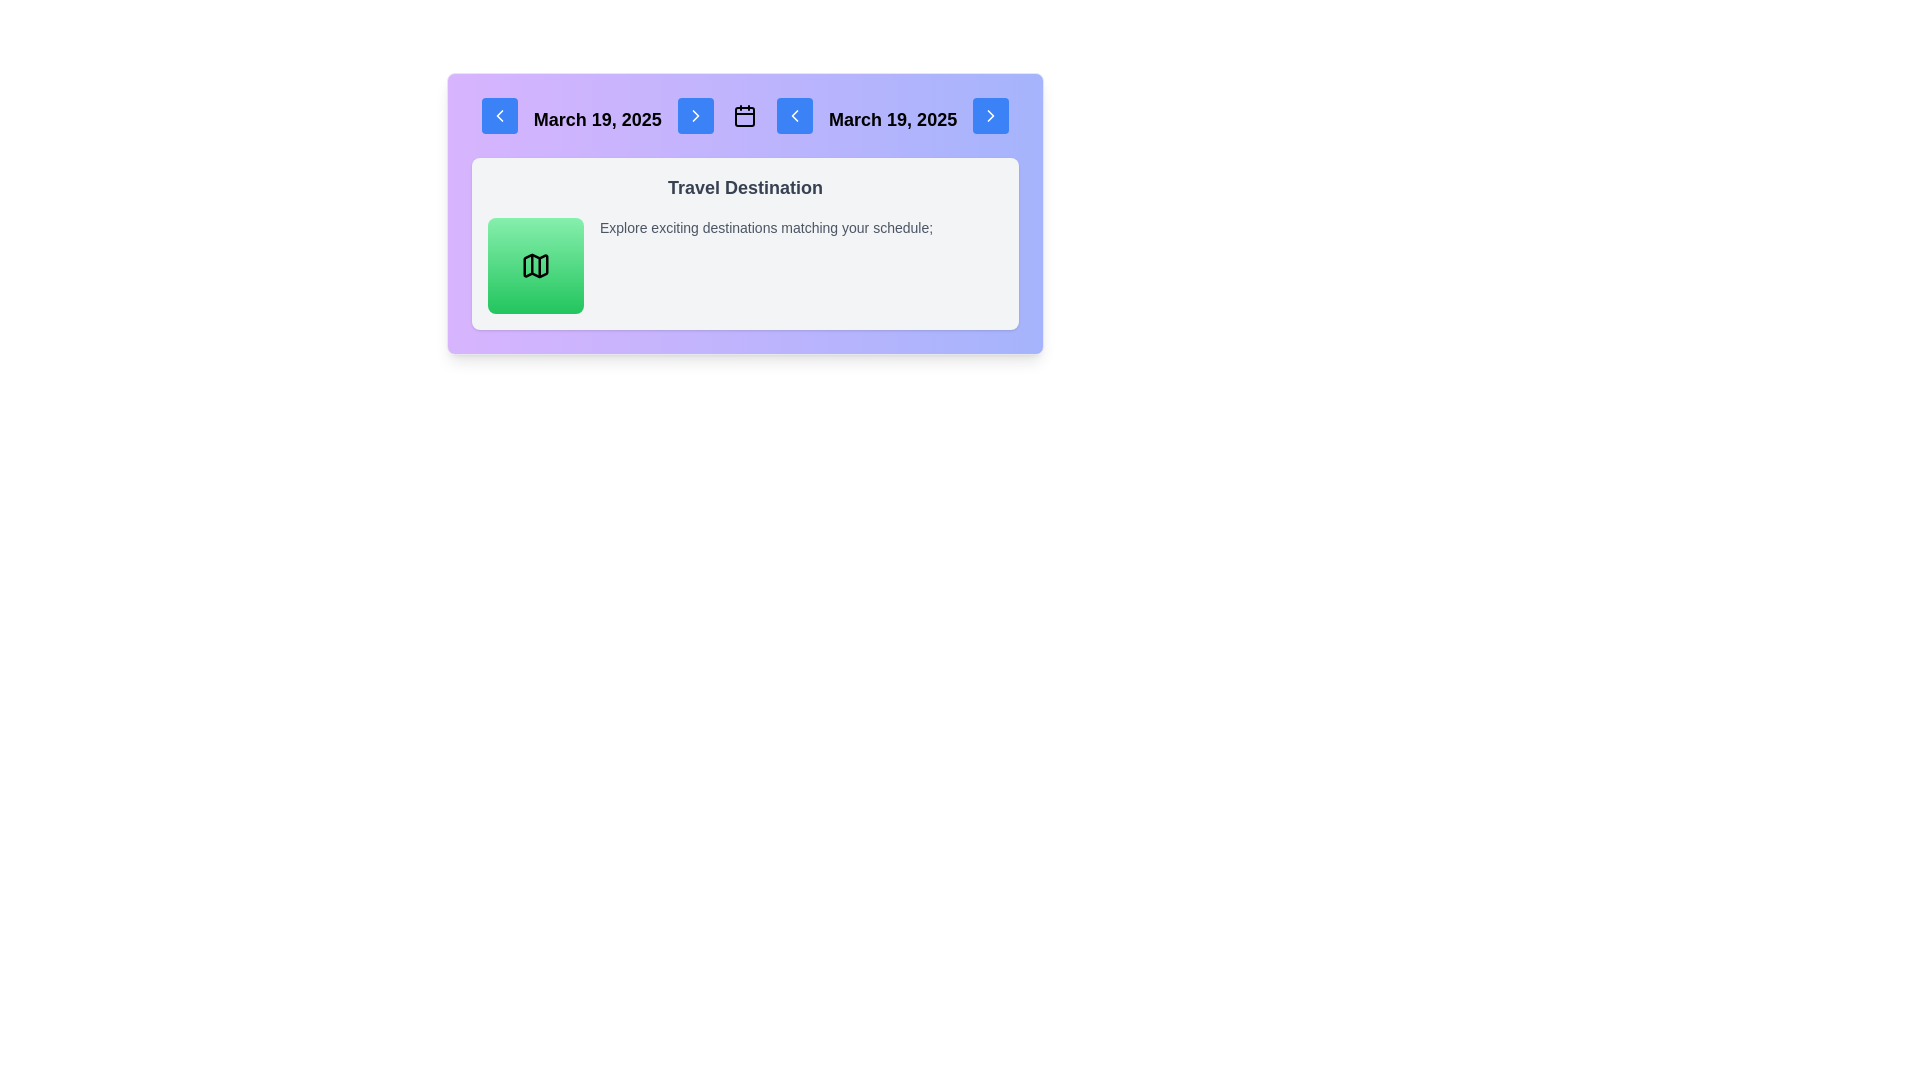  What do you see at coordinates (499, 115) in the screenshot?
I see `the left-pointing chevron icon within the blue navigation button` at bounding box center [499, 115].